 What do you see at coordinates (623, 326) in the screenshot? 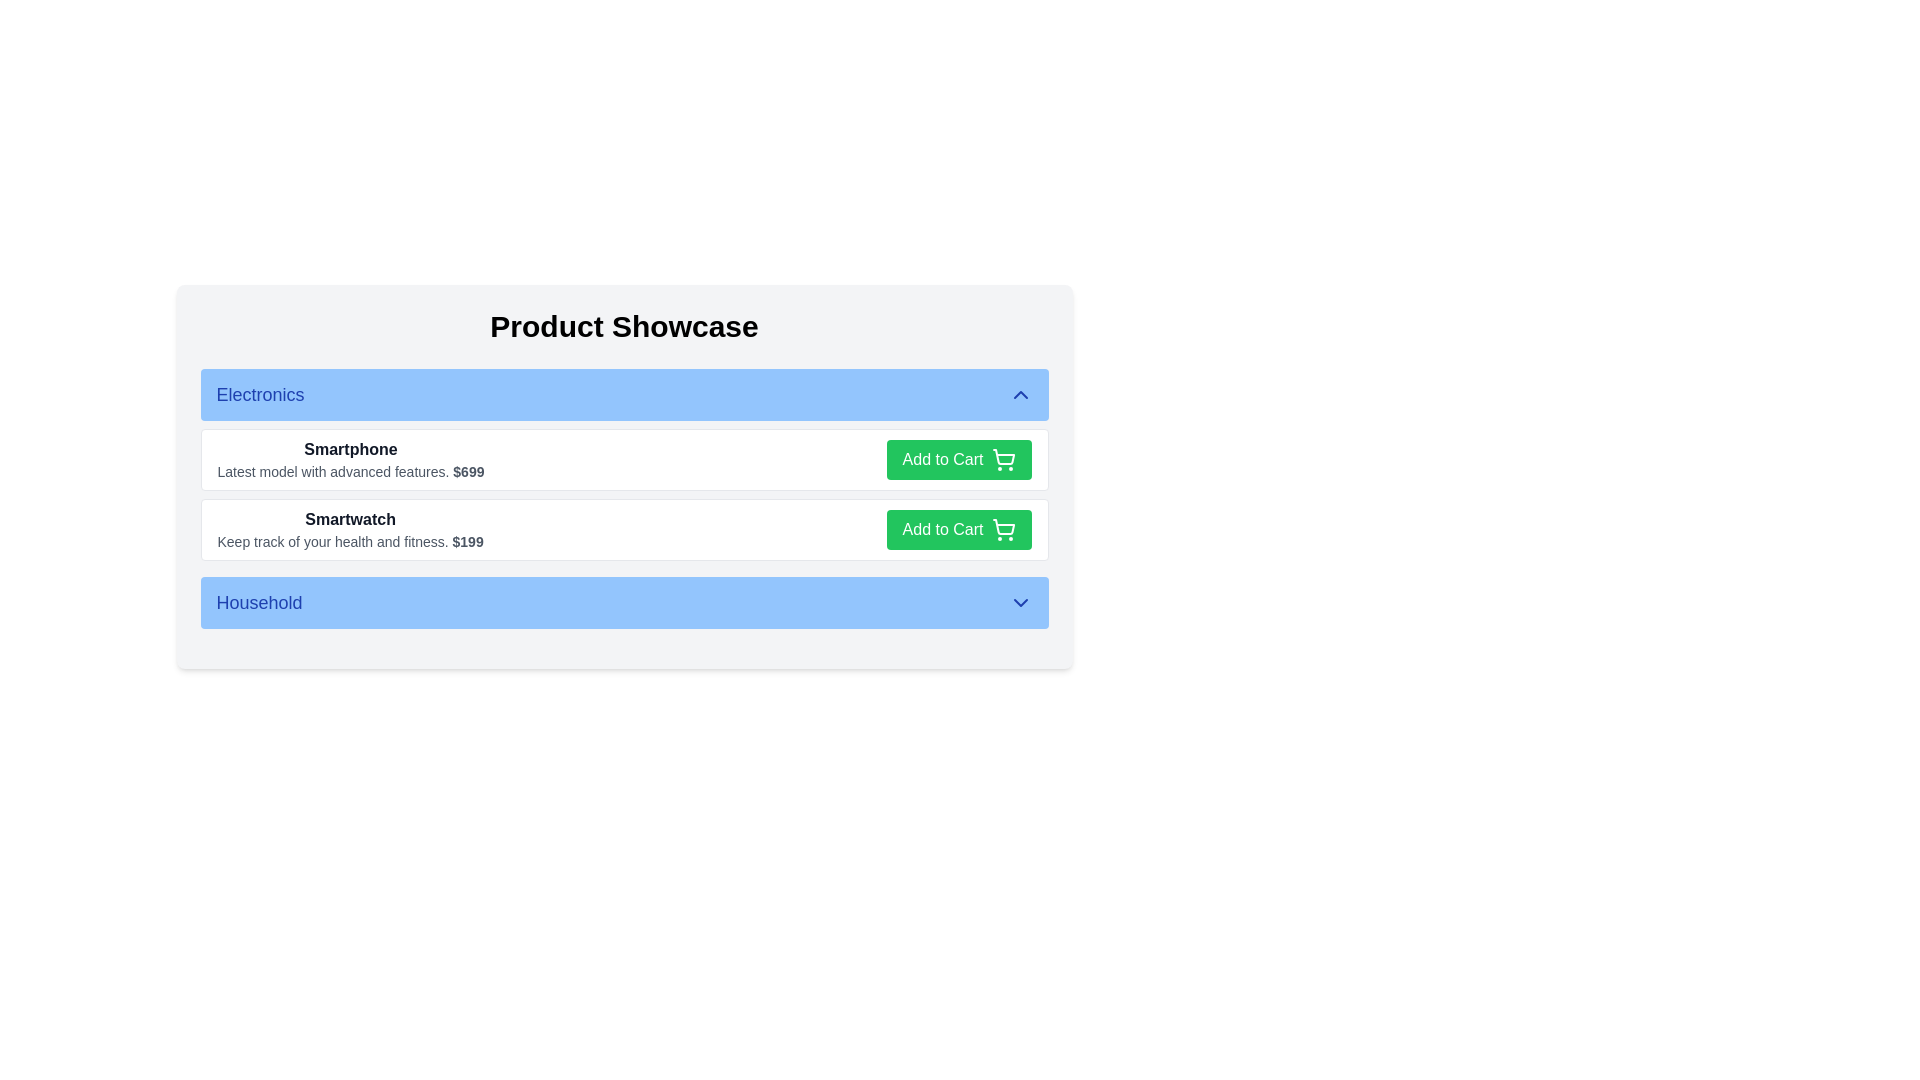
I see `the visual style of the bold, centered header text 'Product Showcase'` at bounding box center [623, 326].